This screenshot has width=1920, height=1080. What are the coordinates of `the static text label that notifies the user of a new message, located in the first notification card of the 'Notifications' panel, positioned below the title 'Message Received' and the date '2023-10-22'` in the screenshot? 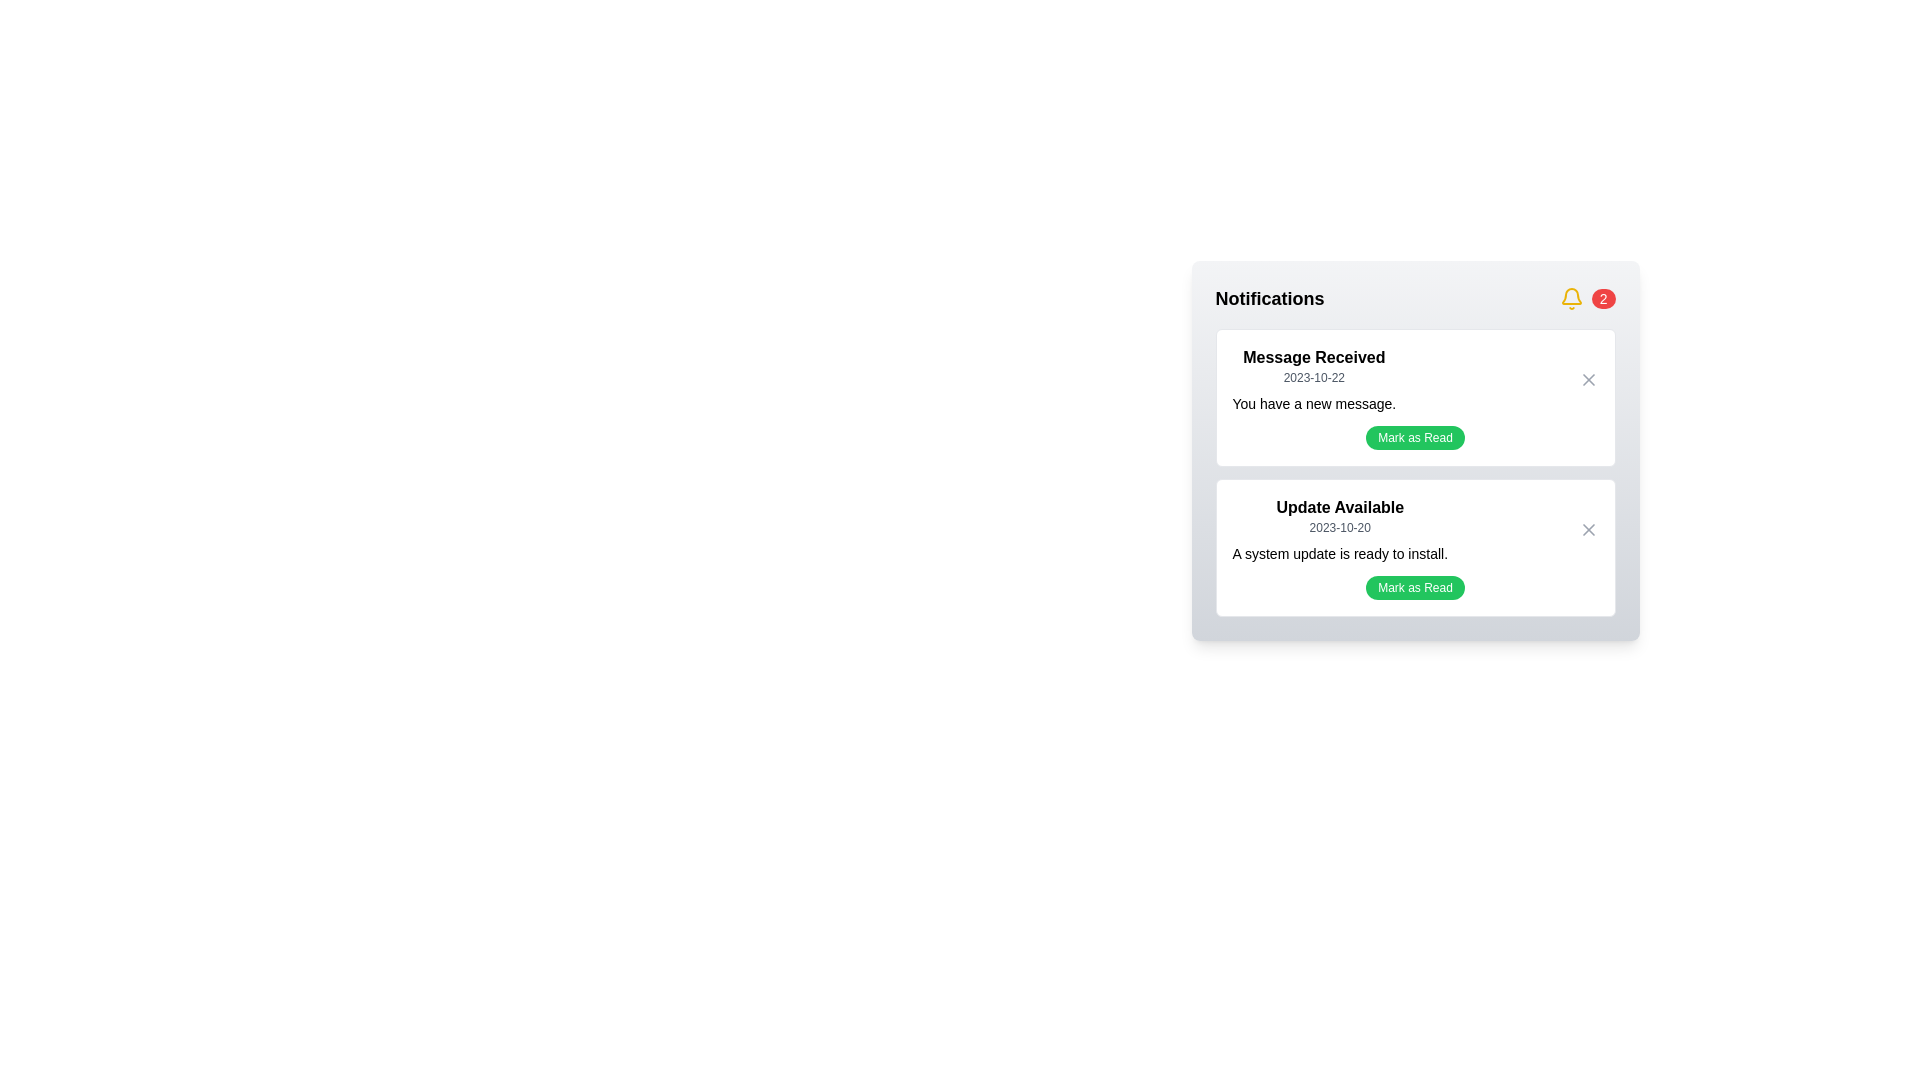 It's located at (1314, 404).